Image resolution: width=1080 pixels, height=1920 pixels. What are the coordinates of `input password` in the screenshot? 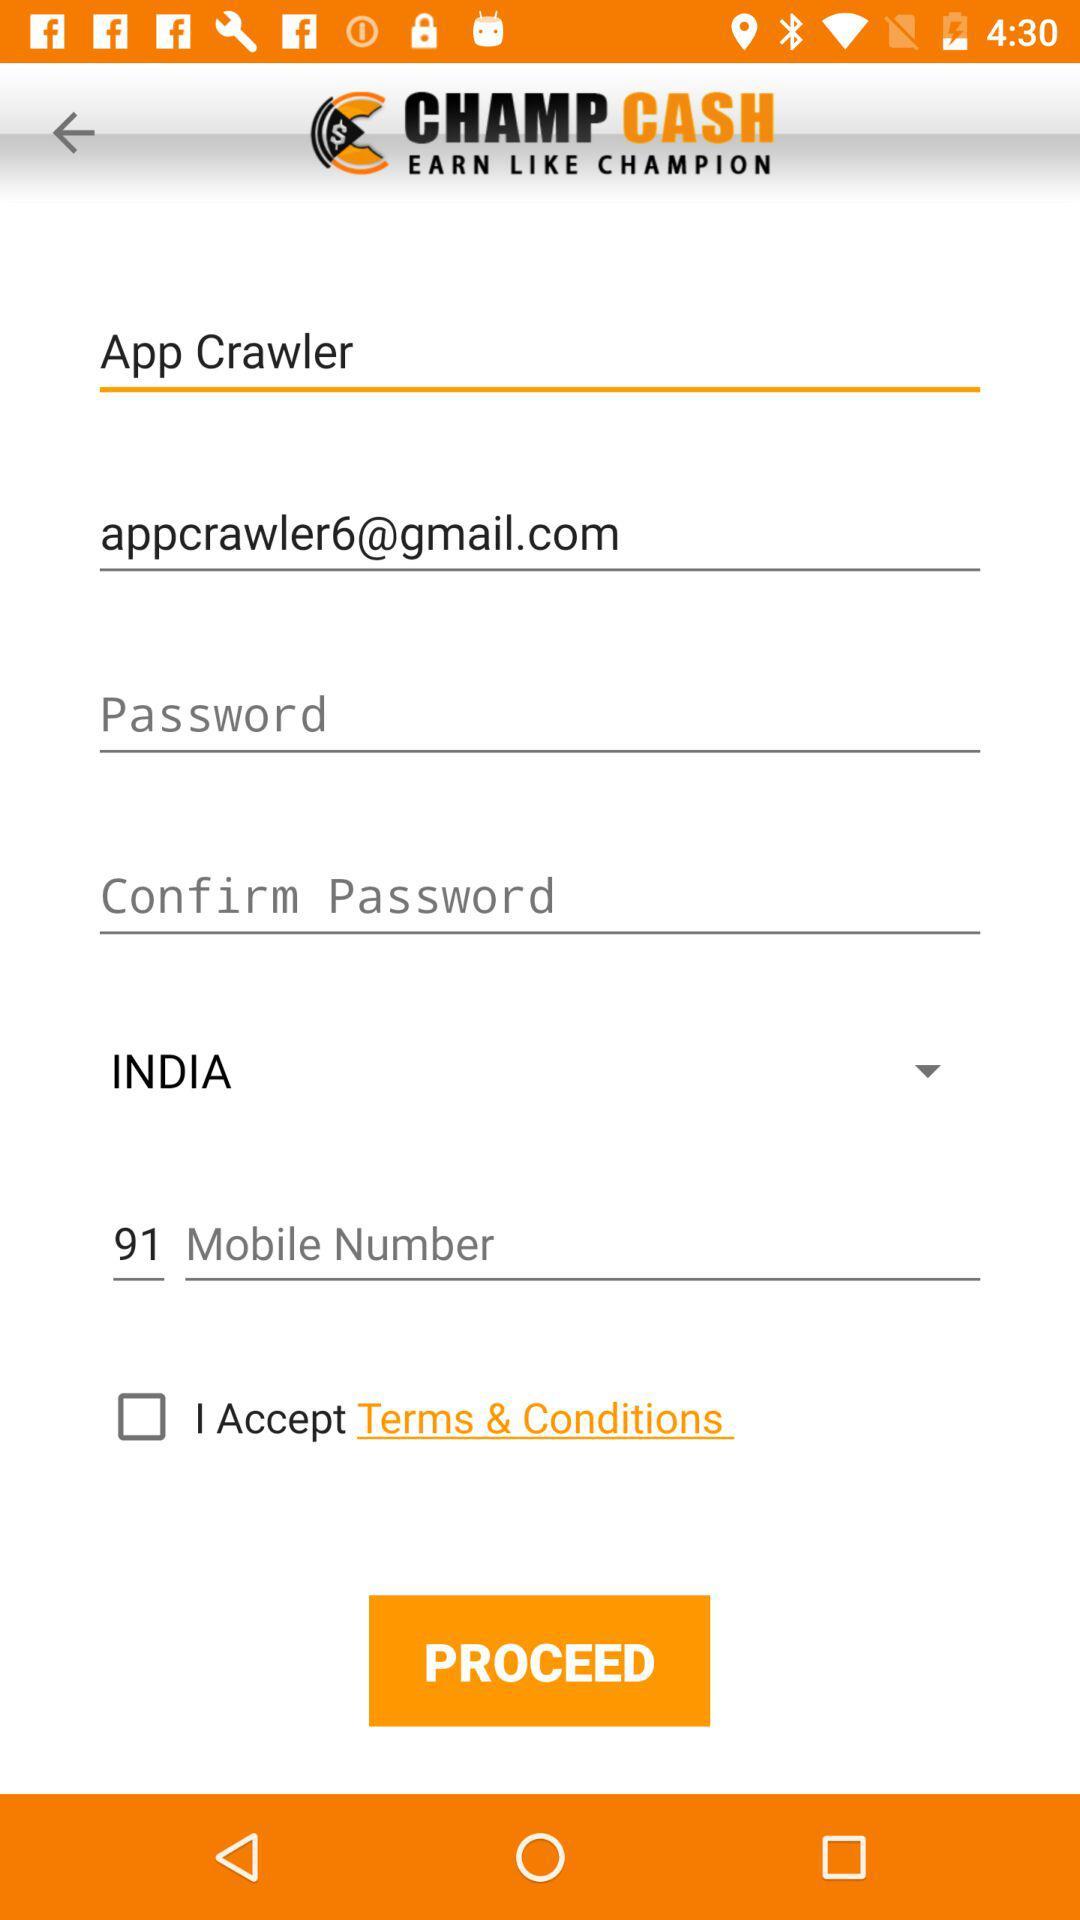 It's located at (540, 714).